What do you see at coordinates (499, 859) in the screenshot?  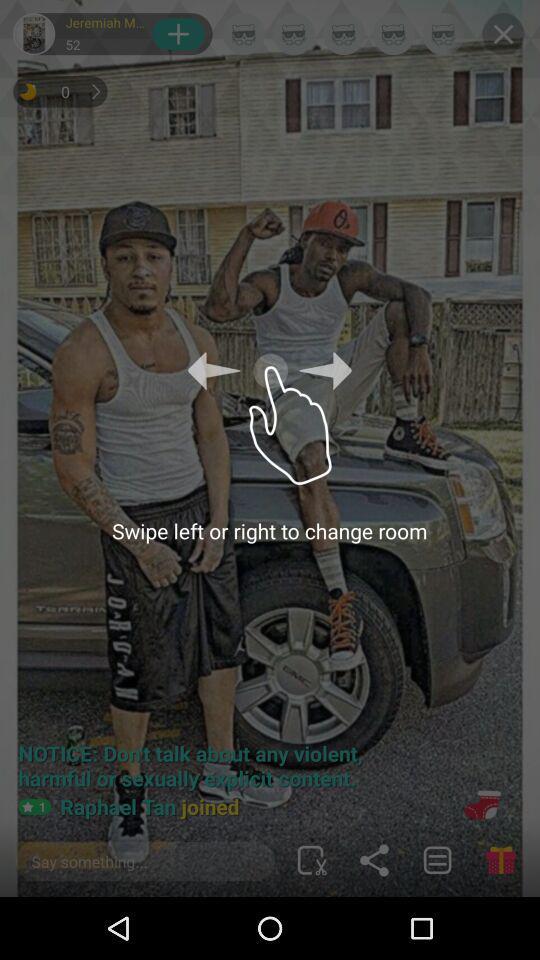 I see `the gift icon` at bounding box center [499, 859].